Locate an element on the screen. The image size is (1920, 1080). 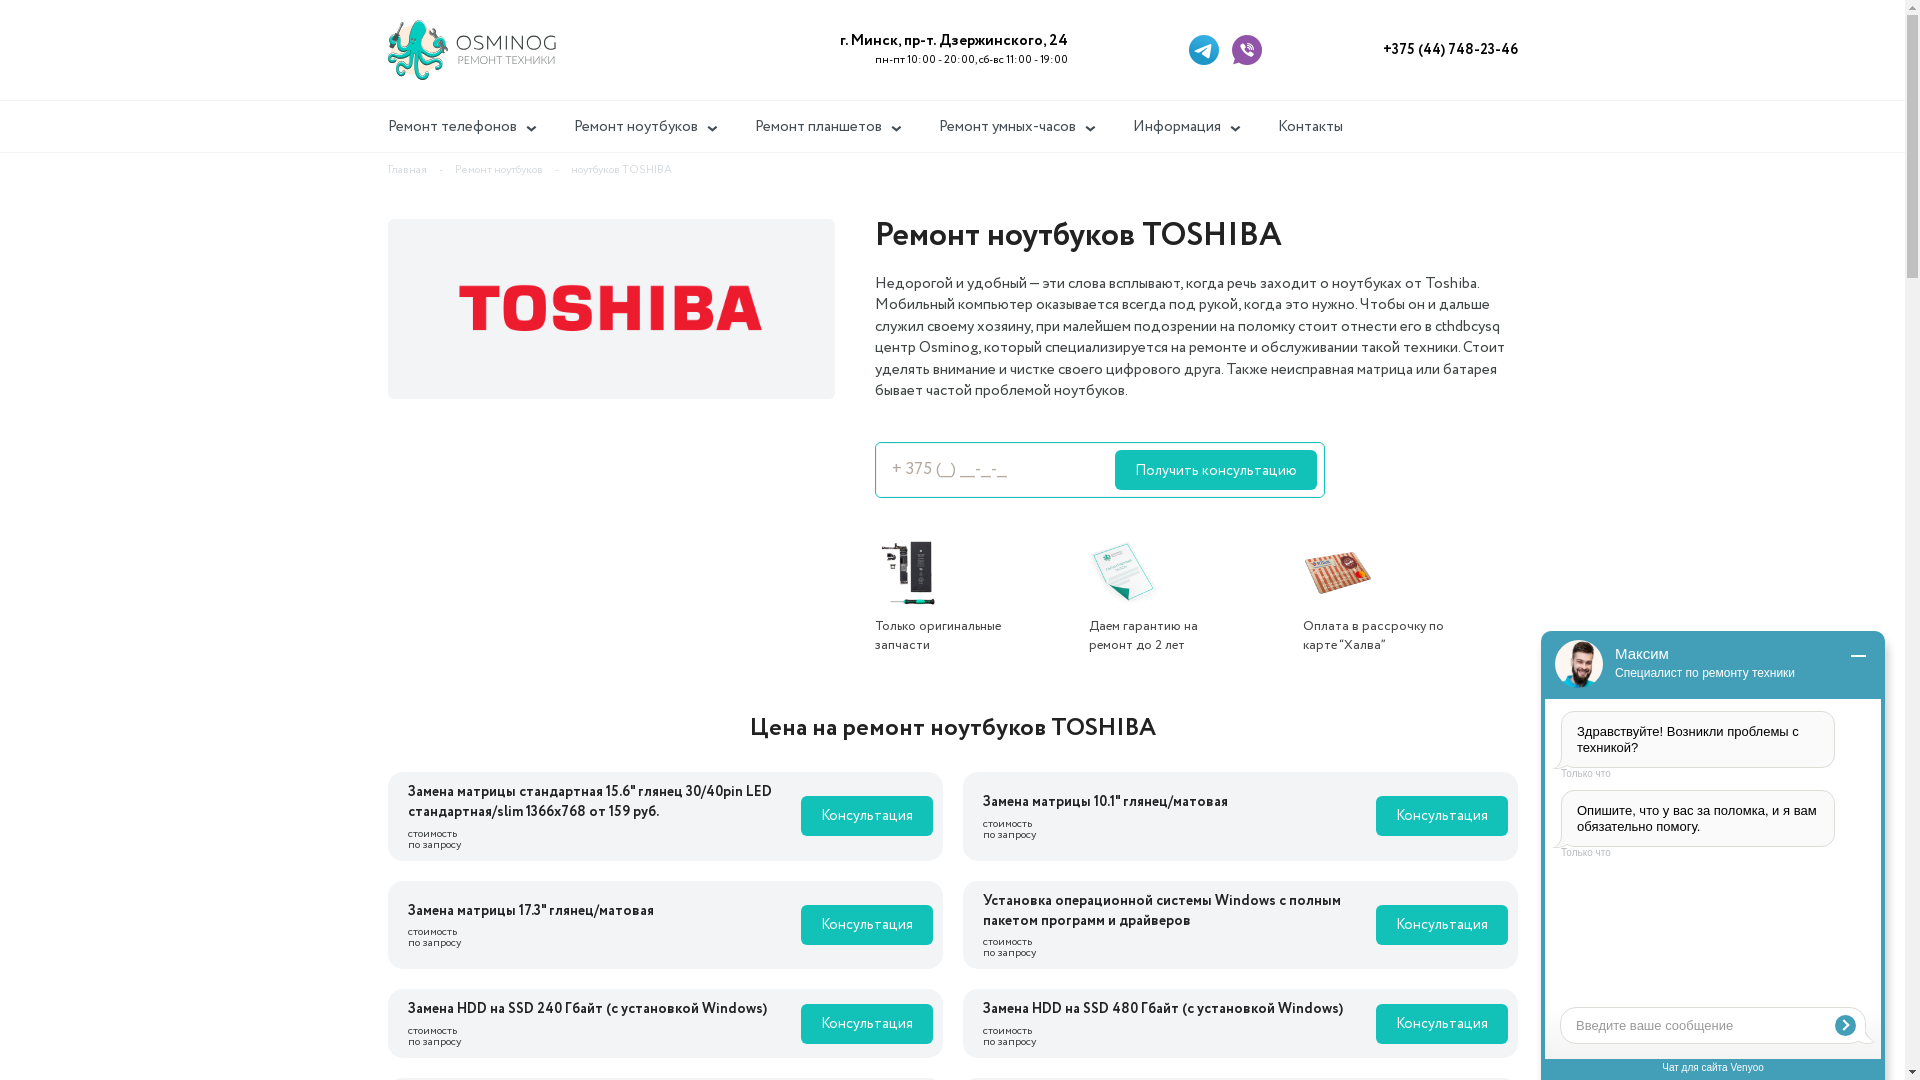
'+375 (44) 748-23-46' is located at coordinates (1449, 49).